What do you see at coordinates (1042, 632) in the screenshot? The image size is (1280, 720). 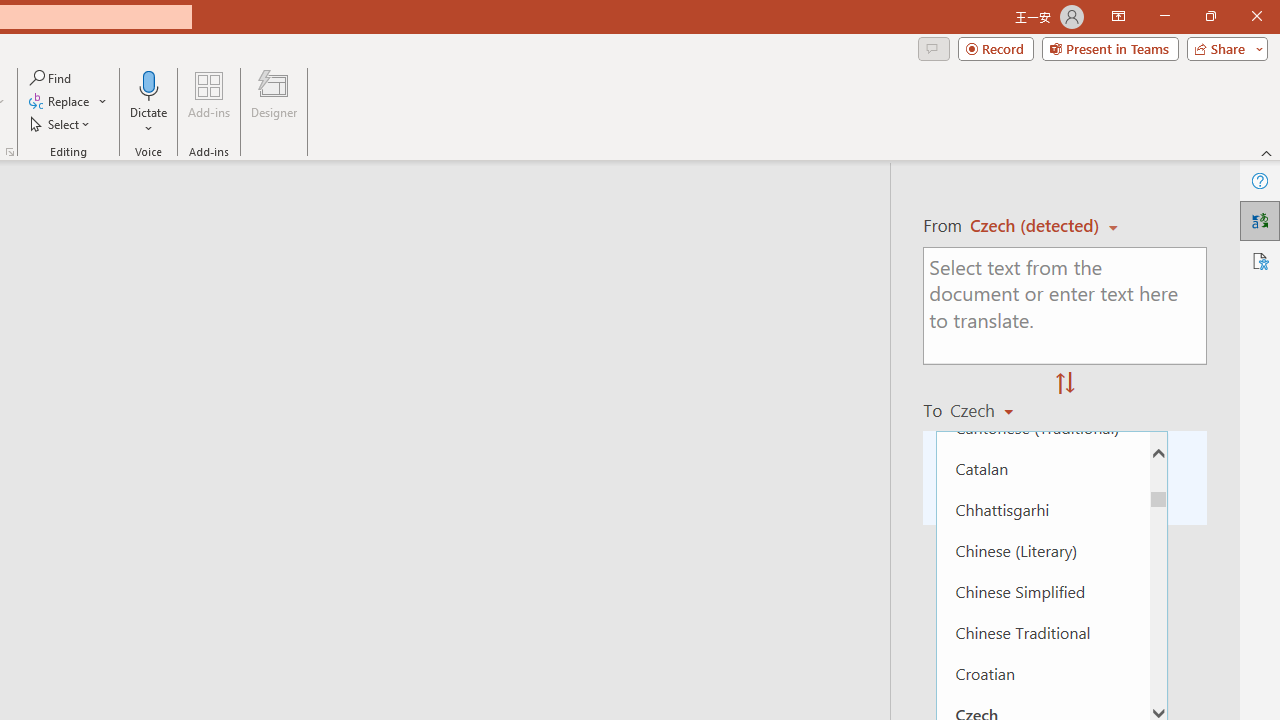 I see `'Chinese Traditional'` at bounding box center [1042, 632].